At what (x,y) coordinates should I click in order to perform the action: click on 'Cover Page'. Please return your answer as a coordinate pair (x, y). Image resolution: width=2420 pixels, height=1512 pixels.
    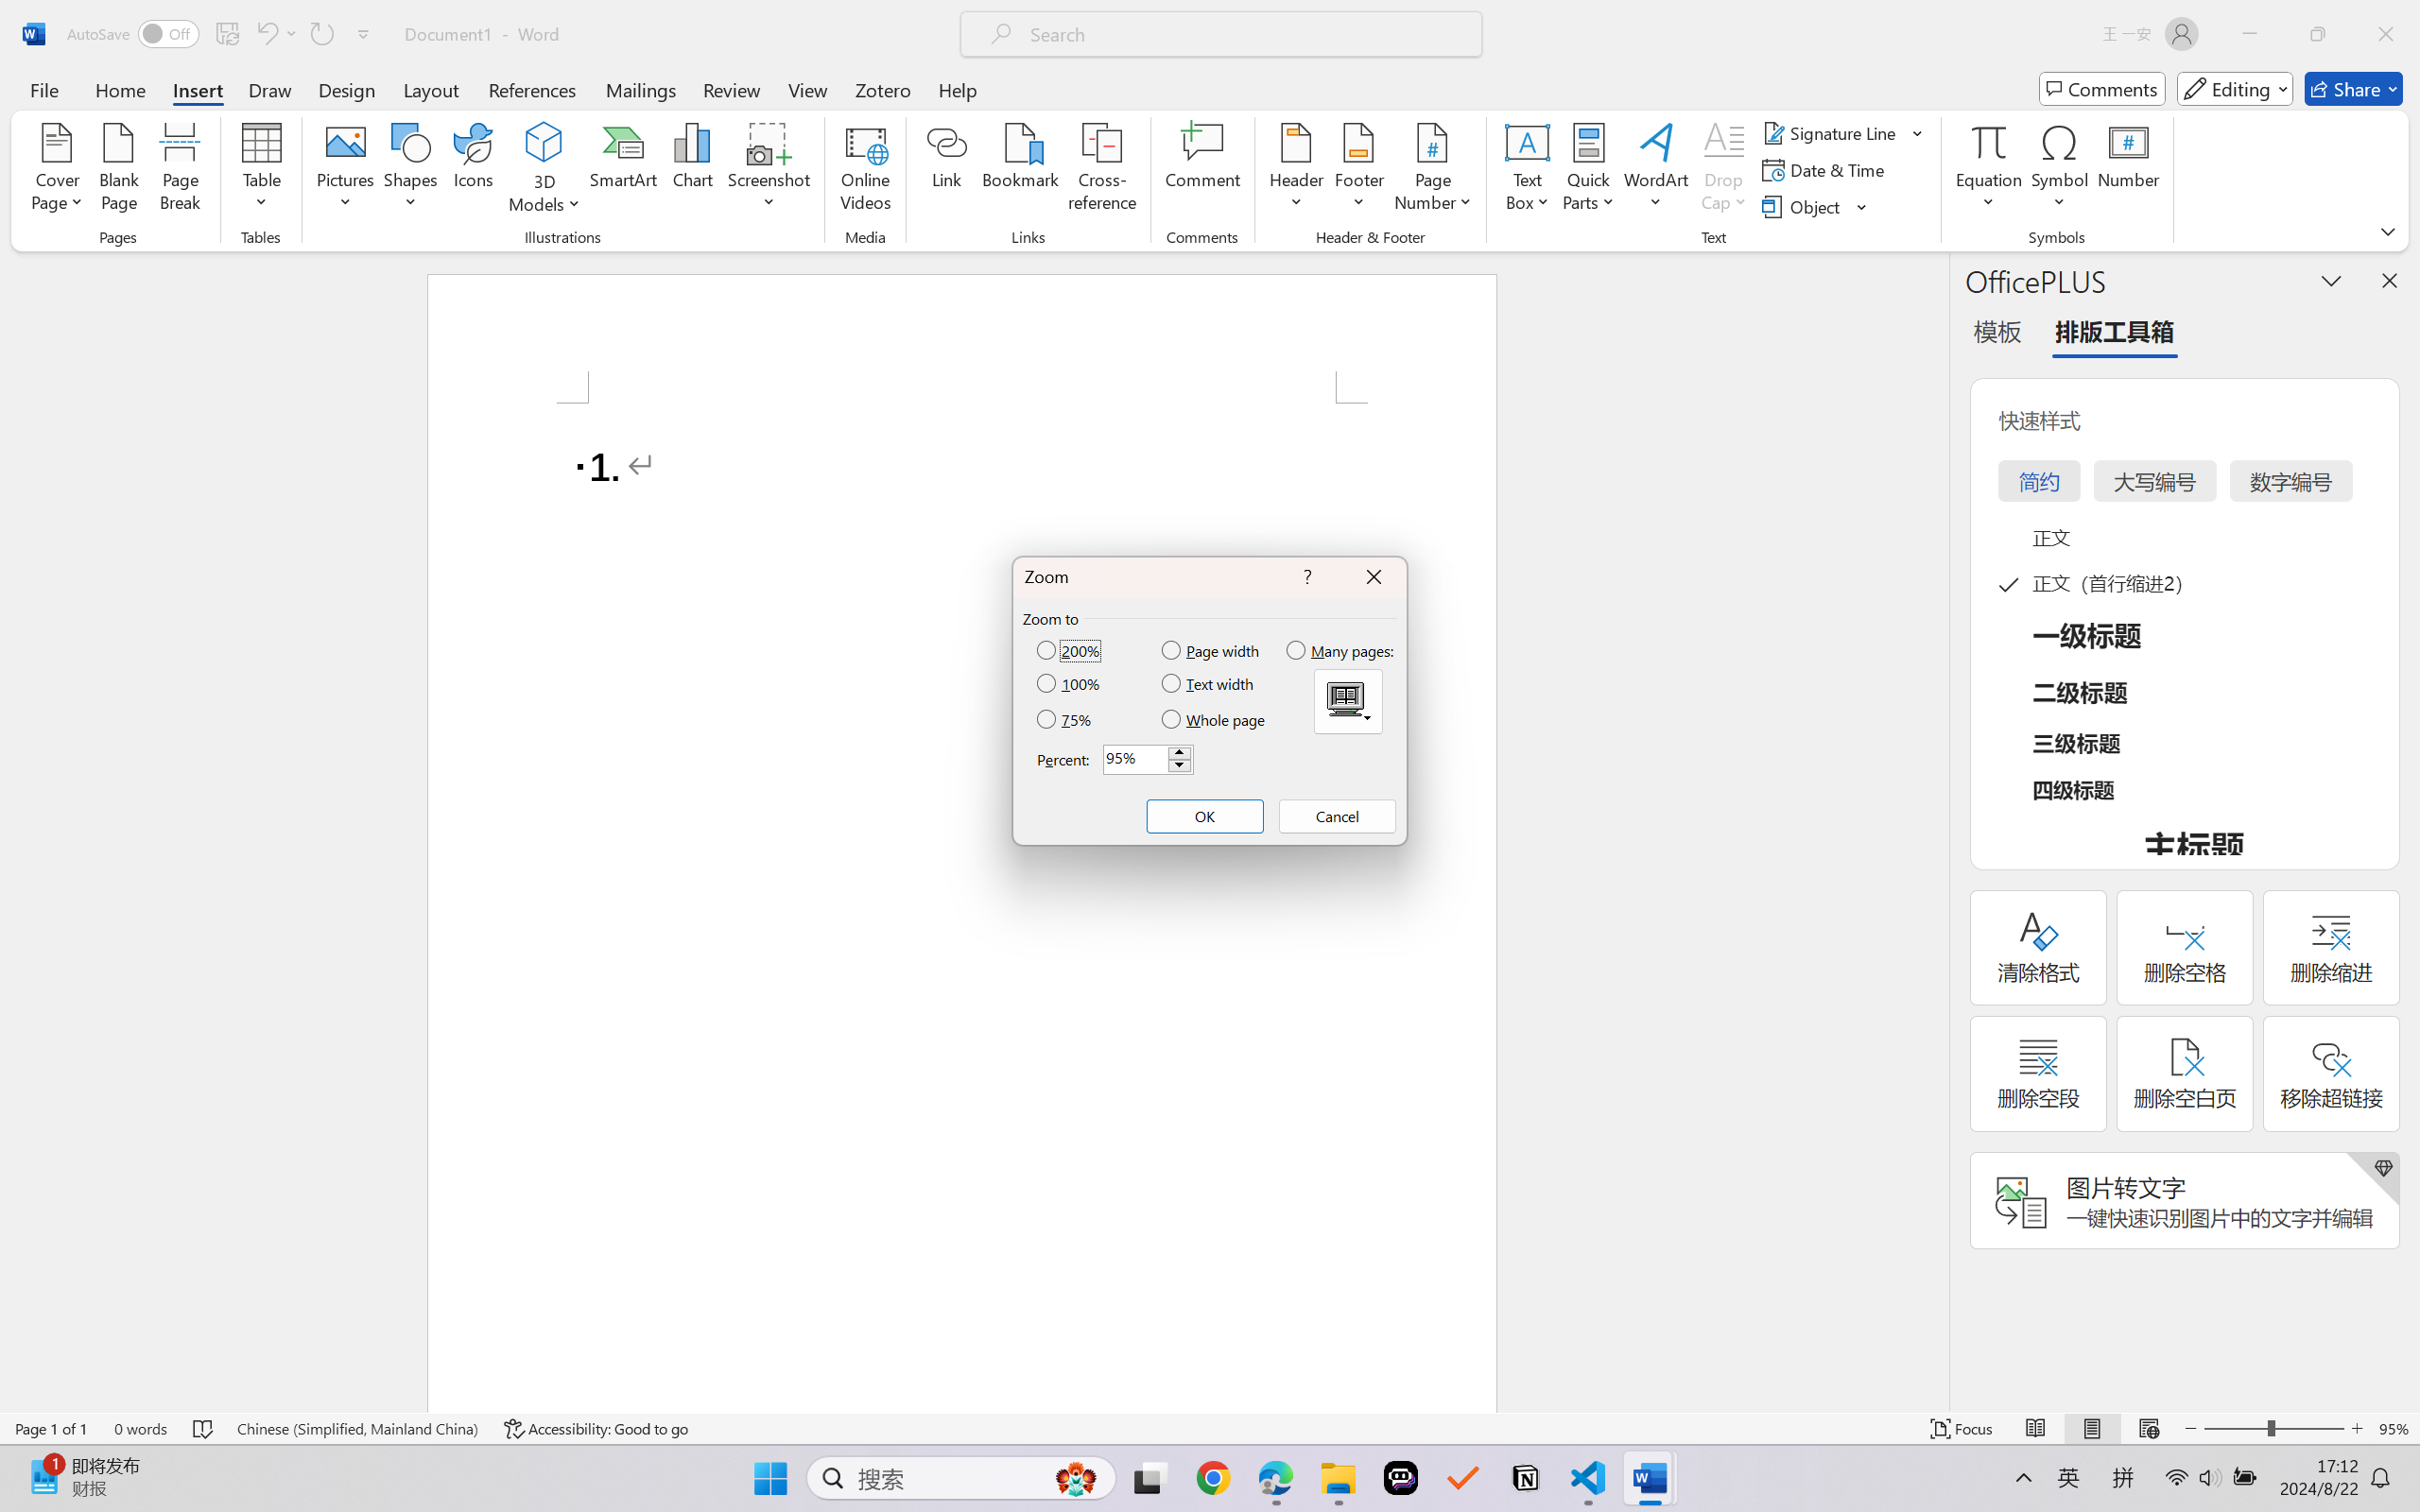
    Looking at the image, I should click on (57, 170).